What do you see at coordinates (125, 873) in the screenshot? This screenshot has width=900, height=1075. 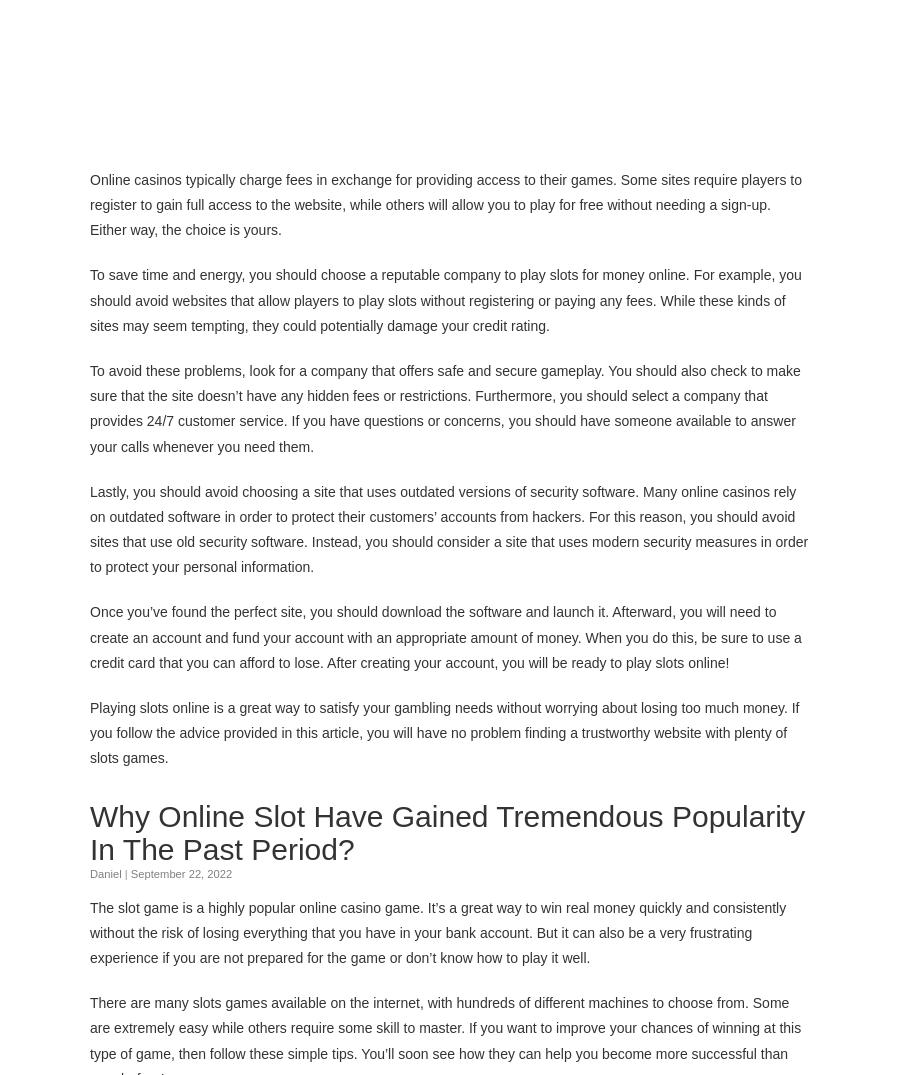 I see `'|'` at bounding box center [125, 873].